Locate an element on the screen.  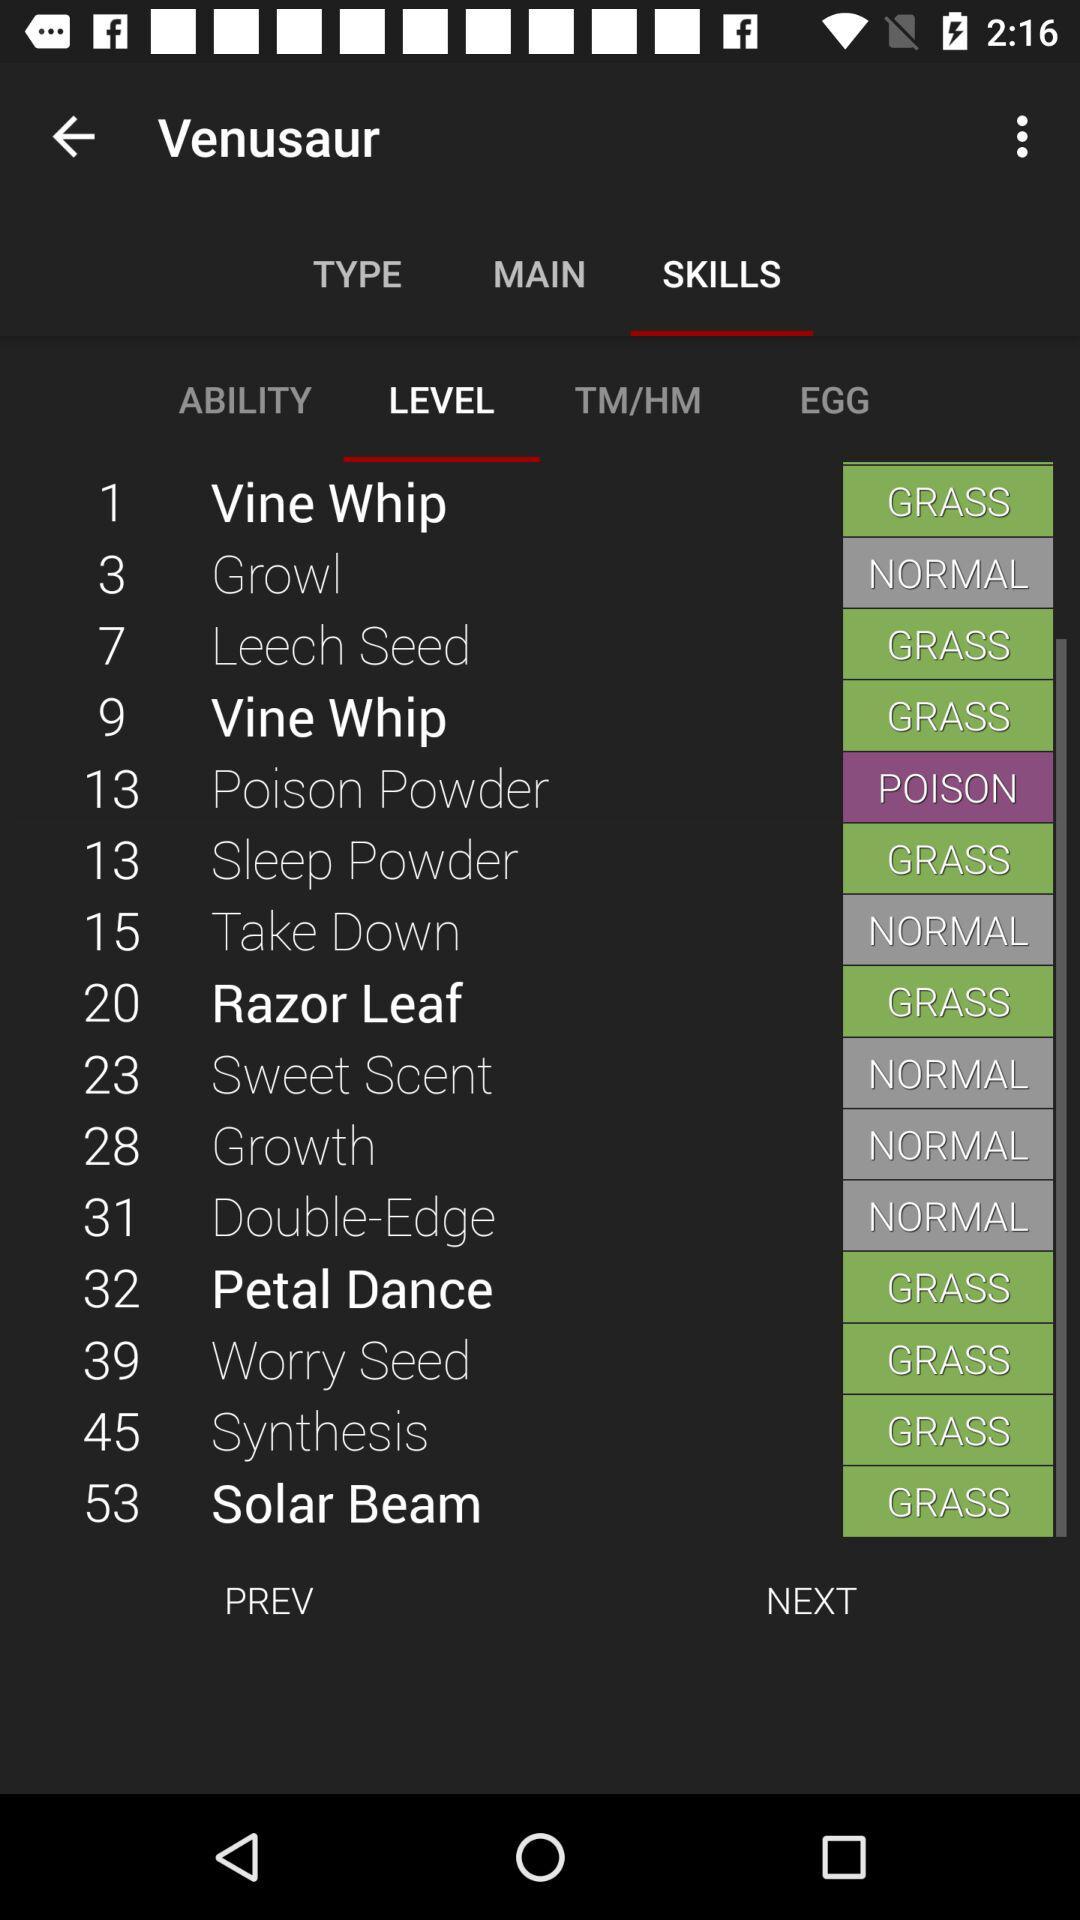
app next to venusaur icon is located at coordinates (72, 135).